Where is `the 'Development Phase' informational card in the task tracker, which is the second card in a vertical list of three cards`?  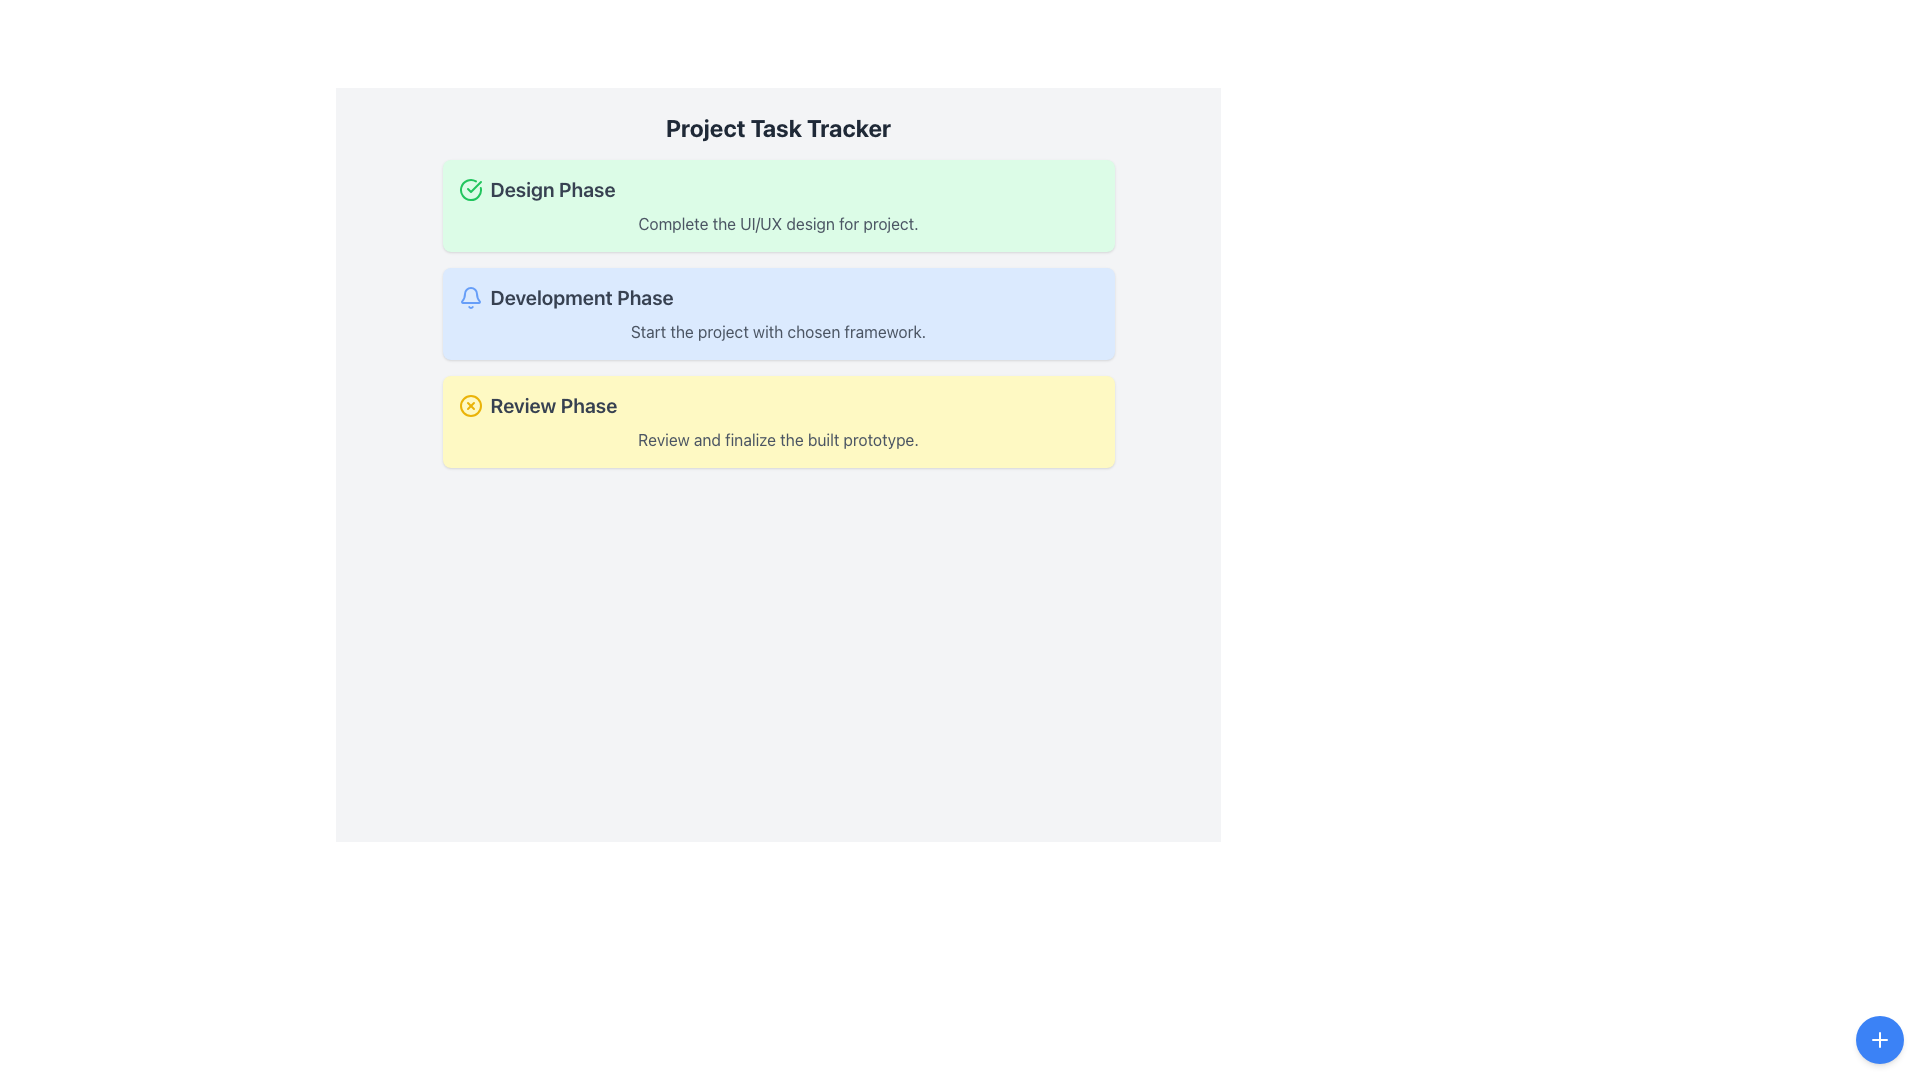 the 'Development Phase' informational card in the task tracker, which is the second card in a vertical list of three cards is located at coordinates (777, 313).